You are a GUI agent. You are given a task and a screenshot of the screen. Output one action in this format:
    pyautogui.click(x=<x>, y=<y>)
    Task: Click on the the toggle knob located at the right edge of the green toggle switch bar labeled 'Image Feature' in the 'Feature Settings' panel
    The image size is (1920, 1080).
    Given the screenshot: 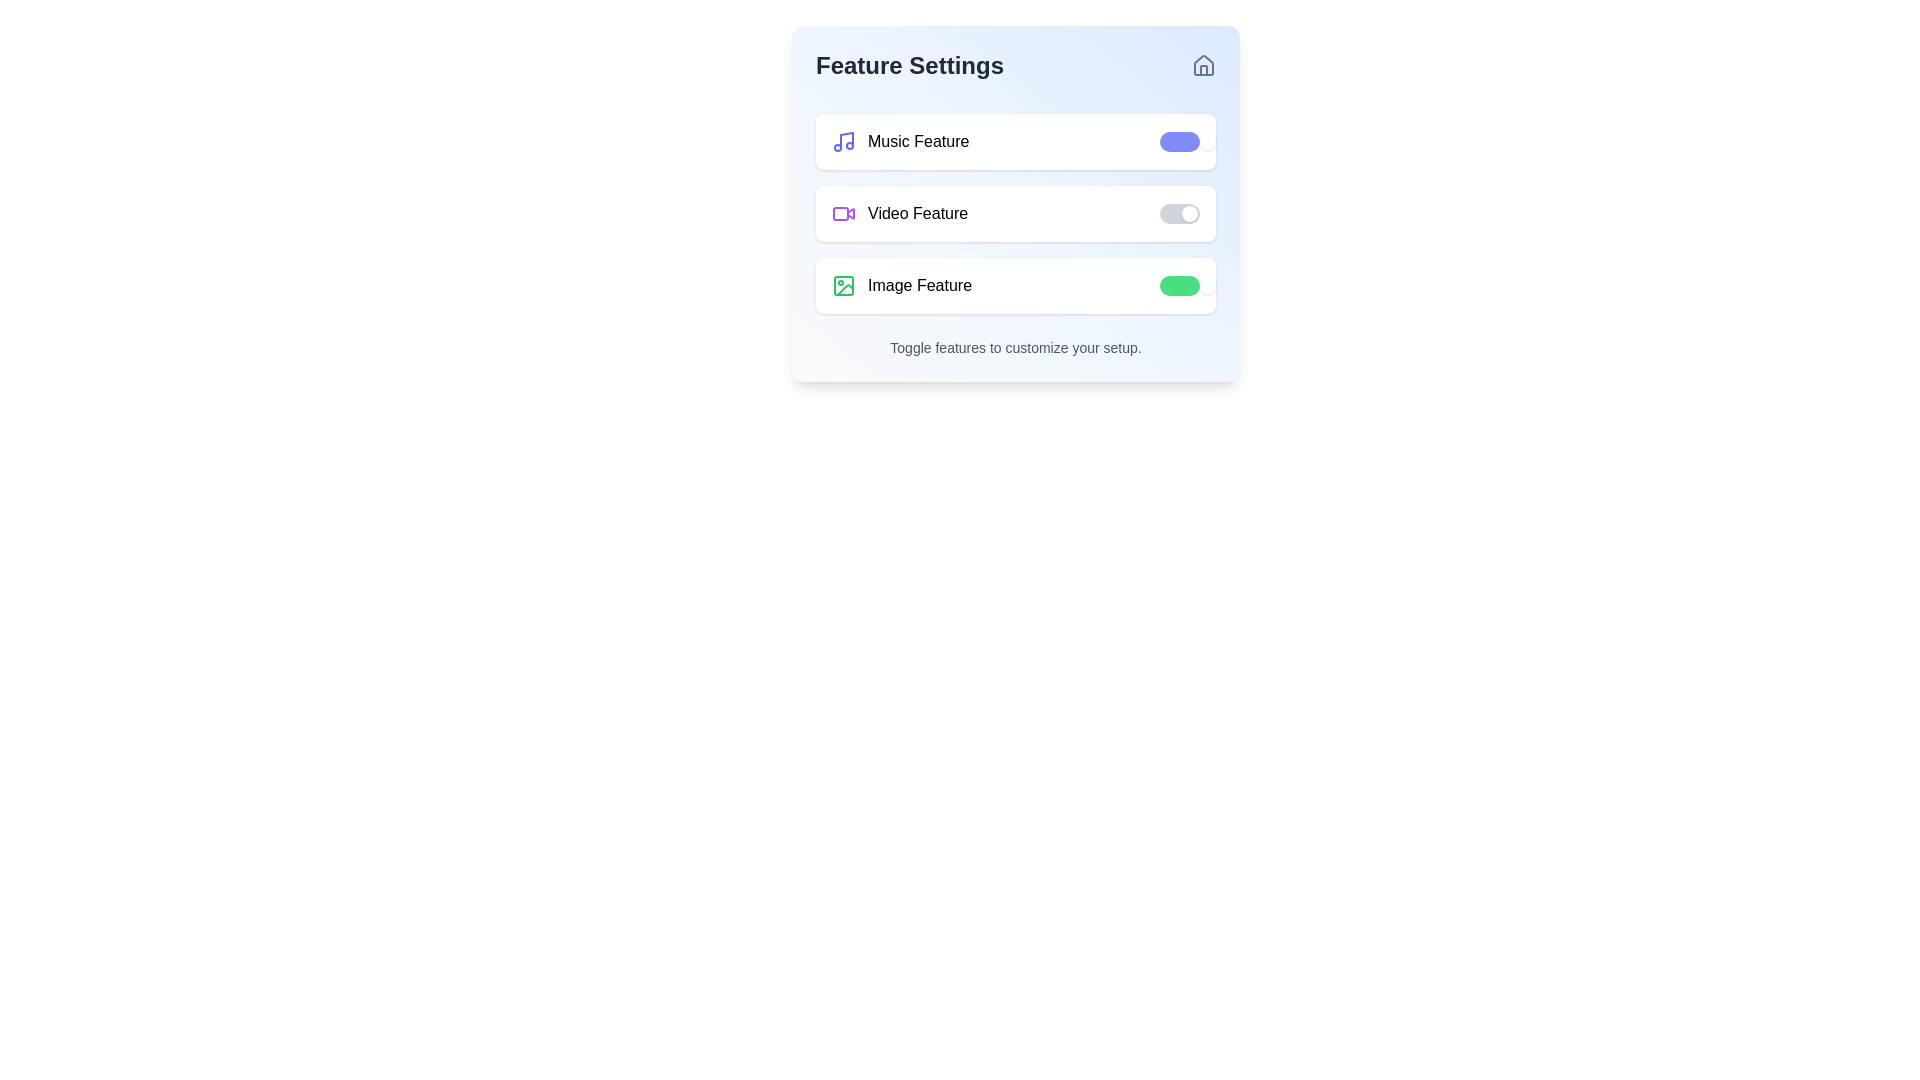 What is the action you would take?
    pyautogui.click(x=1207, y=285)
    